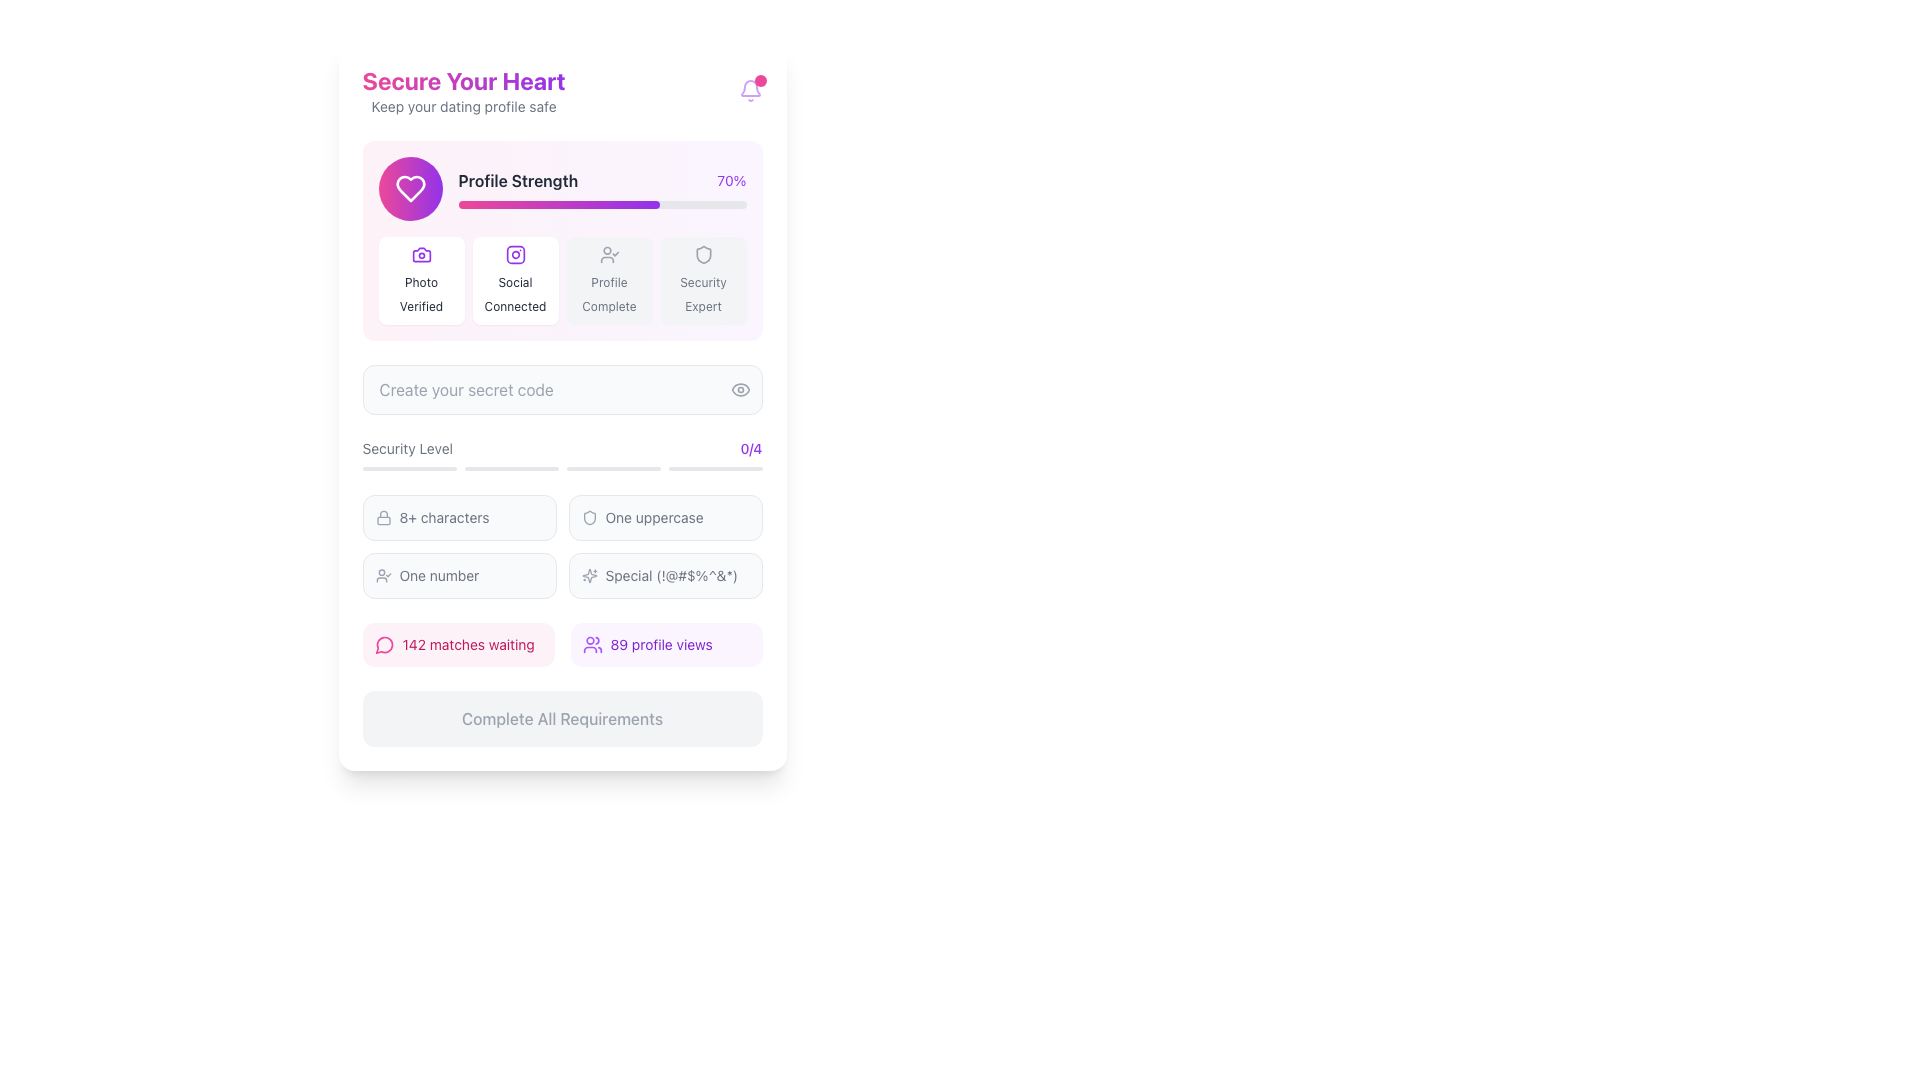 The image size is (1920, 1080). I want to click on the heart-shaped icon located near the top left corner of the interface inside a circular pink background, adjacent to the 'Profile Strength' section, so click(409, 189).